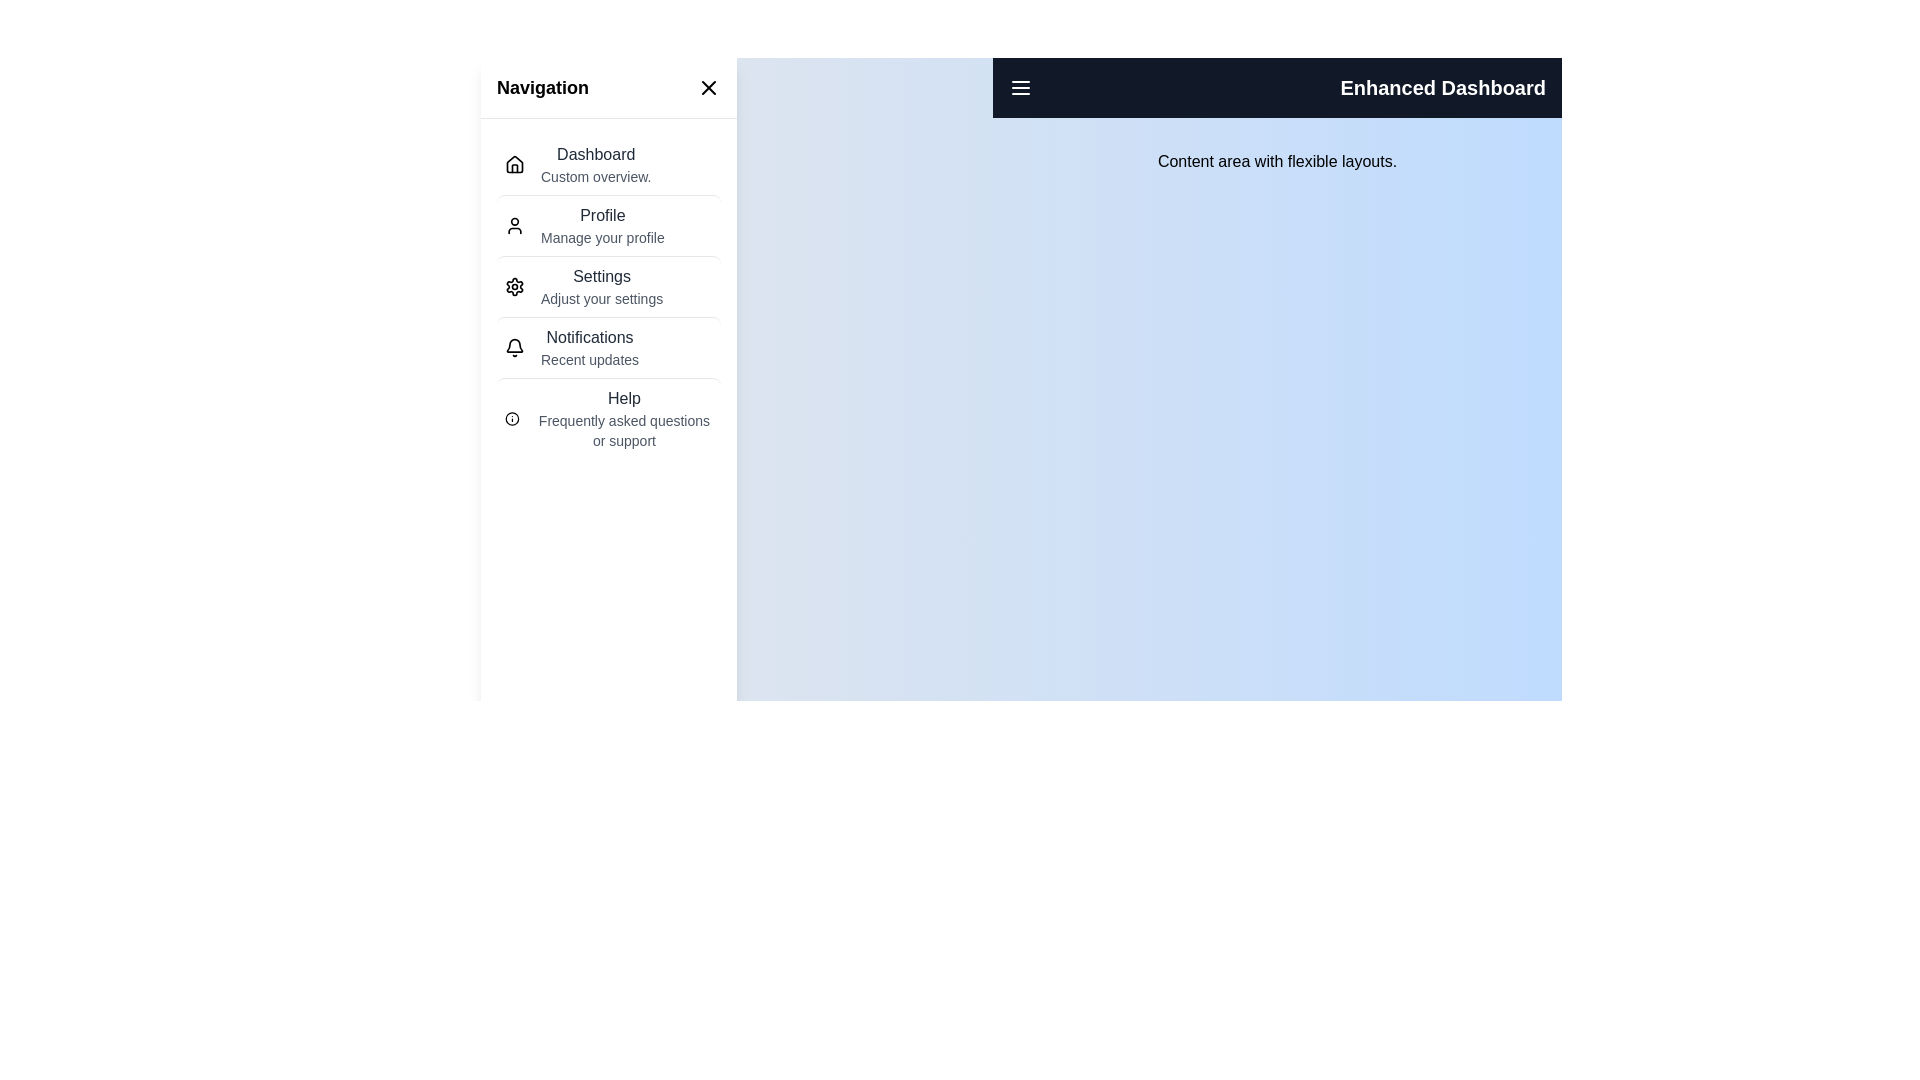 The height and width of the screenshot is (1080, 1920). What do you see at coordinates (709, 87) in the screenshot?
I see `the close or cancel icon located in the navigation sidebar at the top-right corner, which serves to dismiss or collapse the sidebar` at bounding box center [709, 87].